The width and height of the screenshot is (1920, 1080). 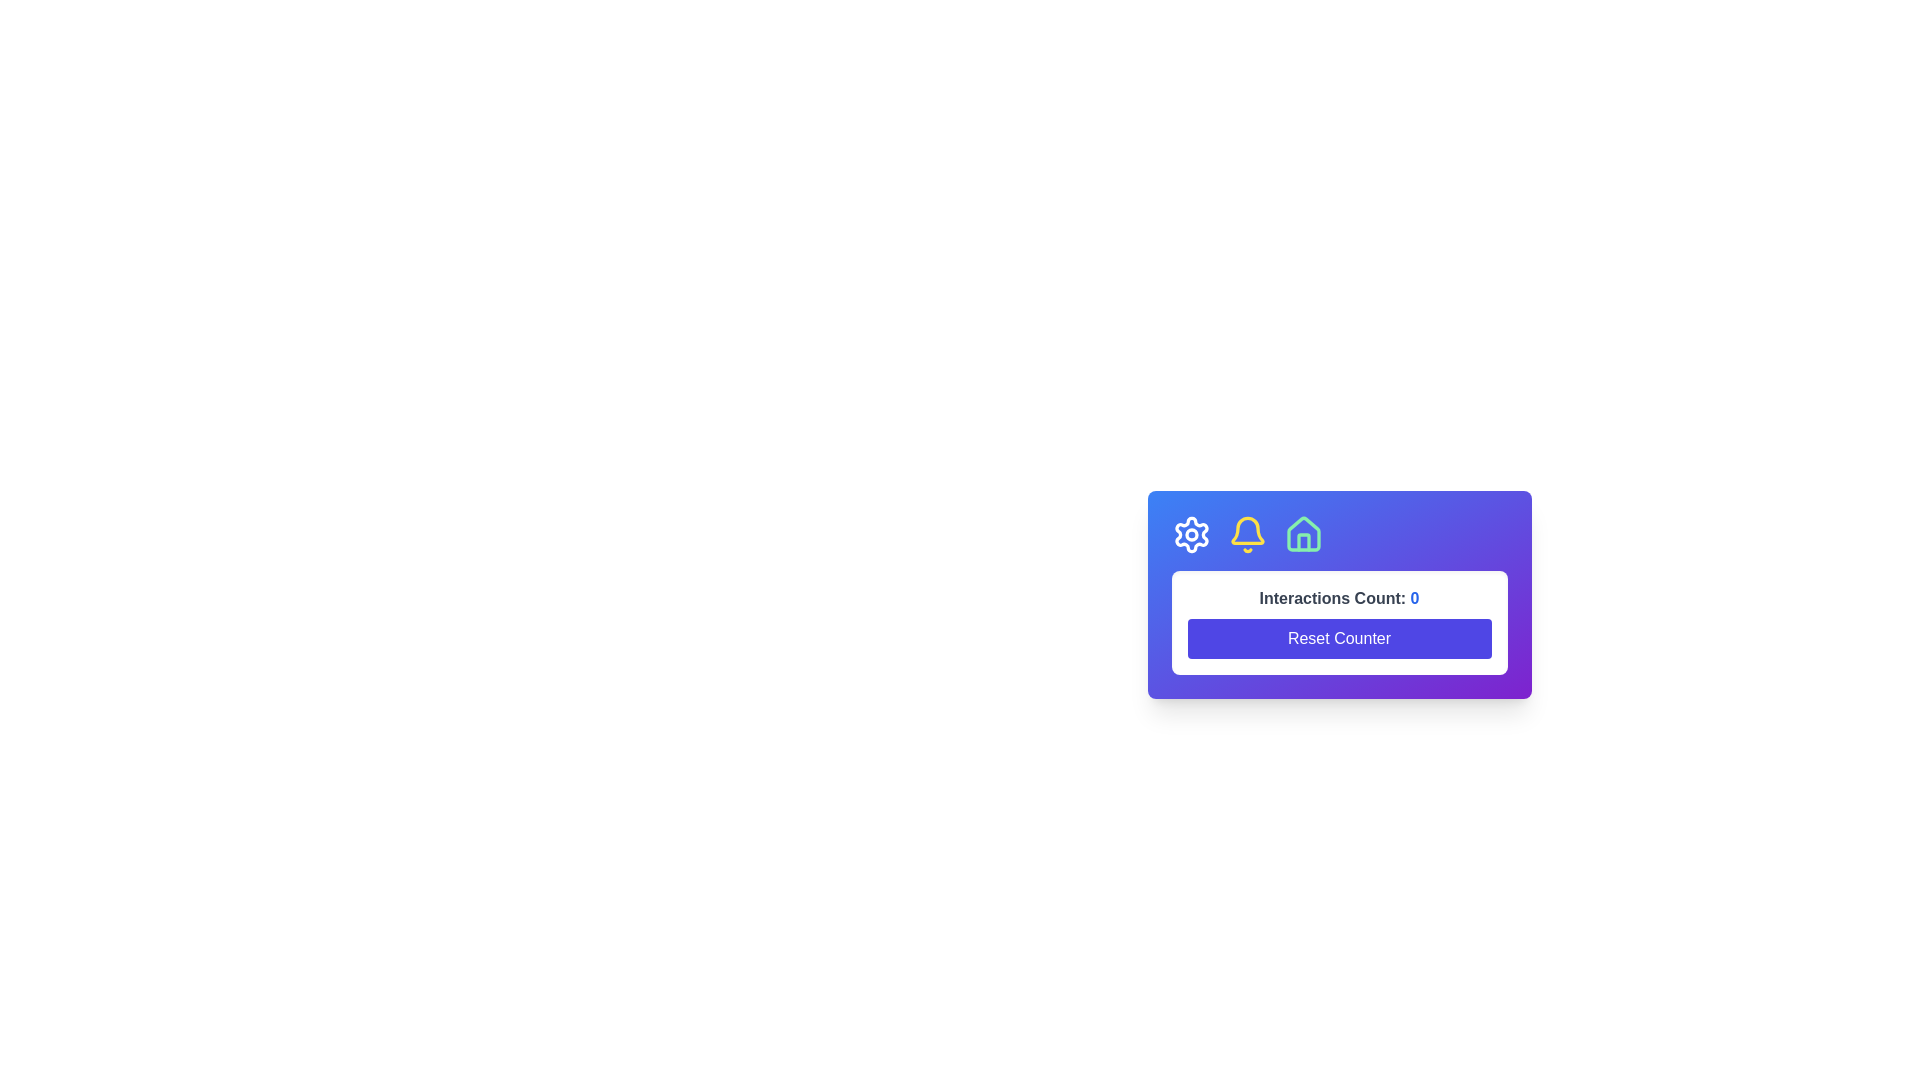 I want to click on the settings icon located at the top of the purple interface section, so click(x=1191, y=534).